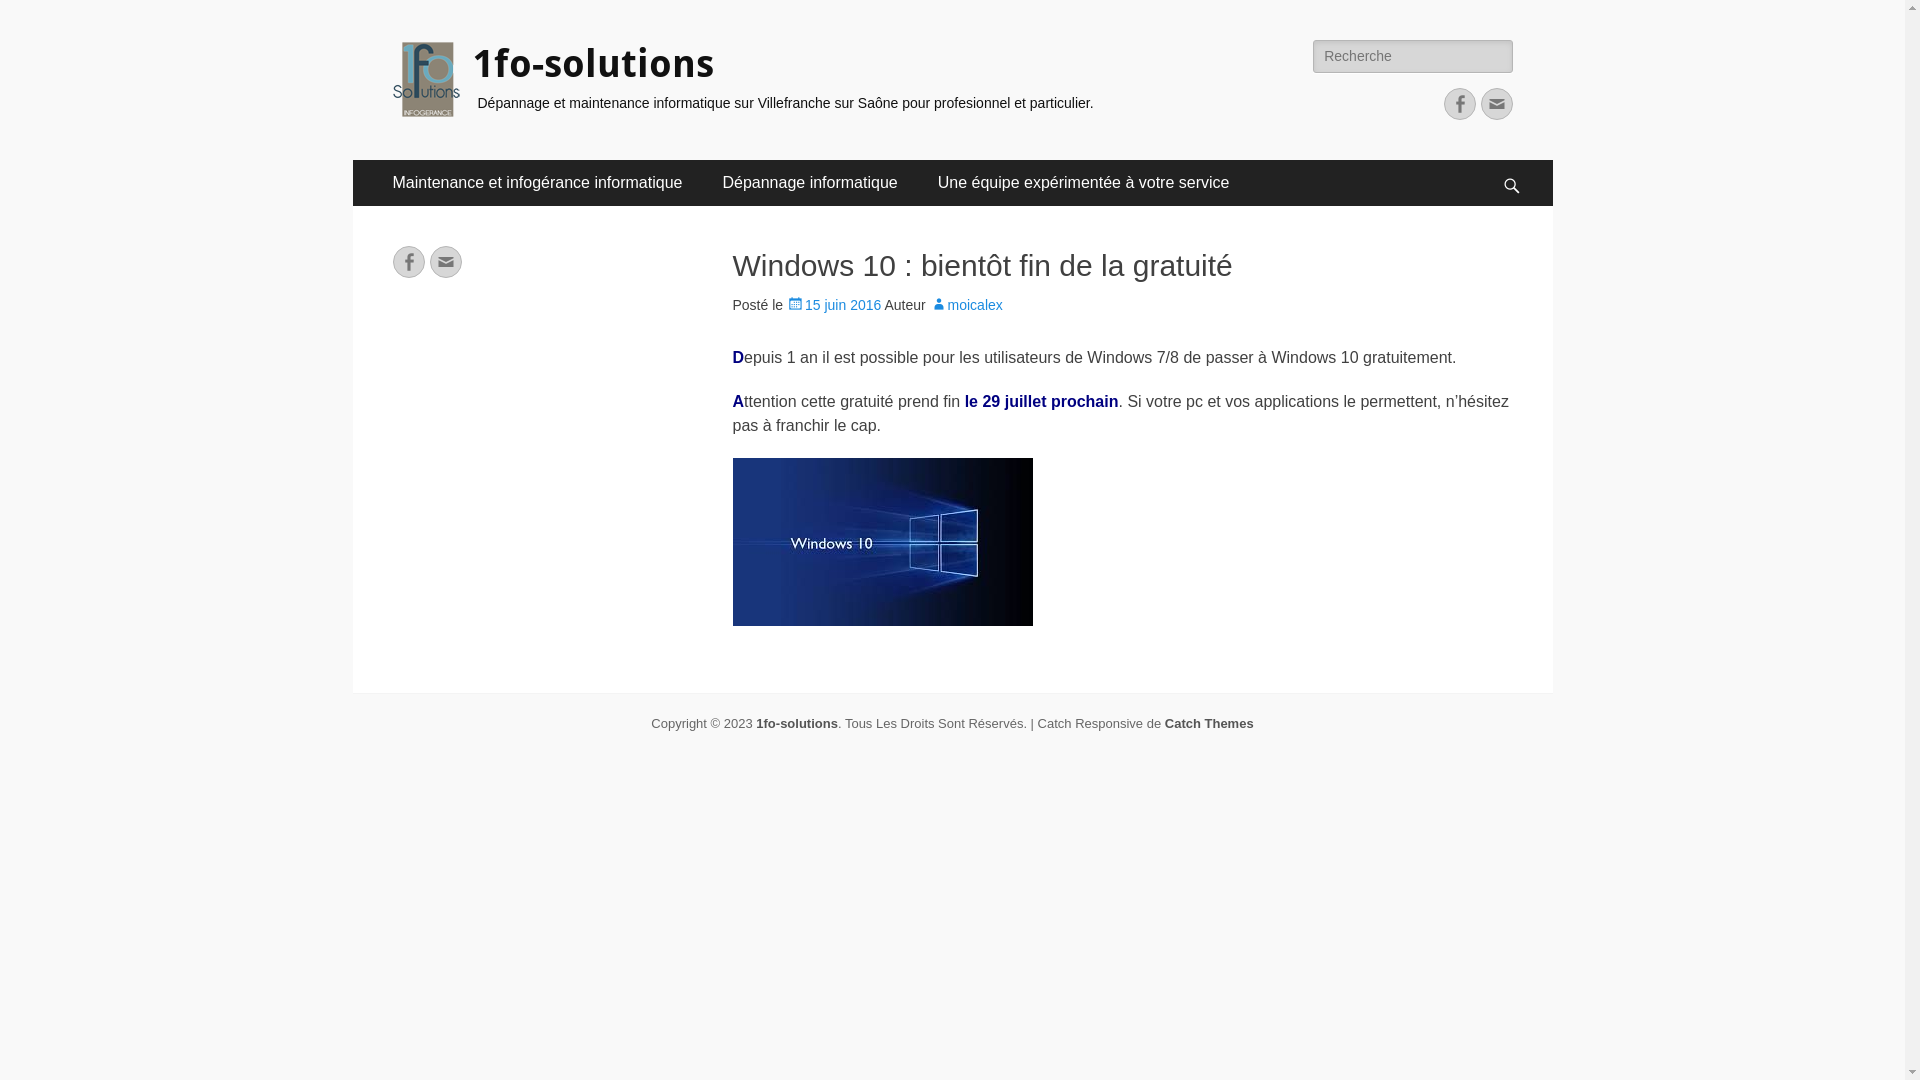 This screenshot has width=1920, height=1080. I want to click on 'Facebook', so click(1459, 104).